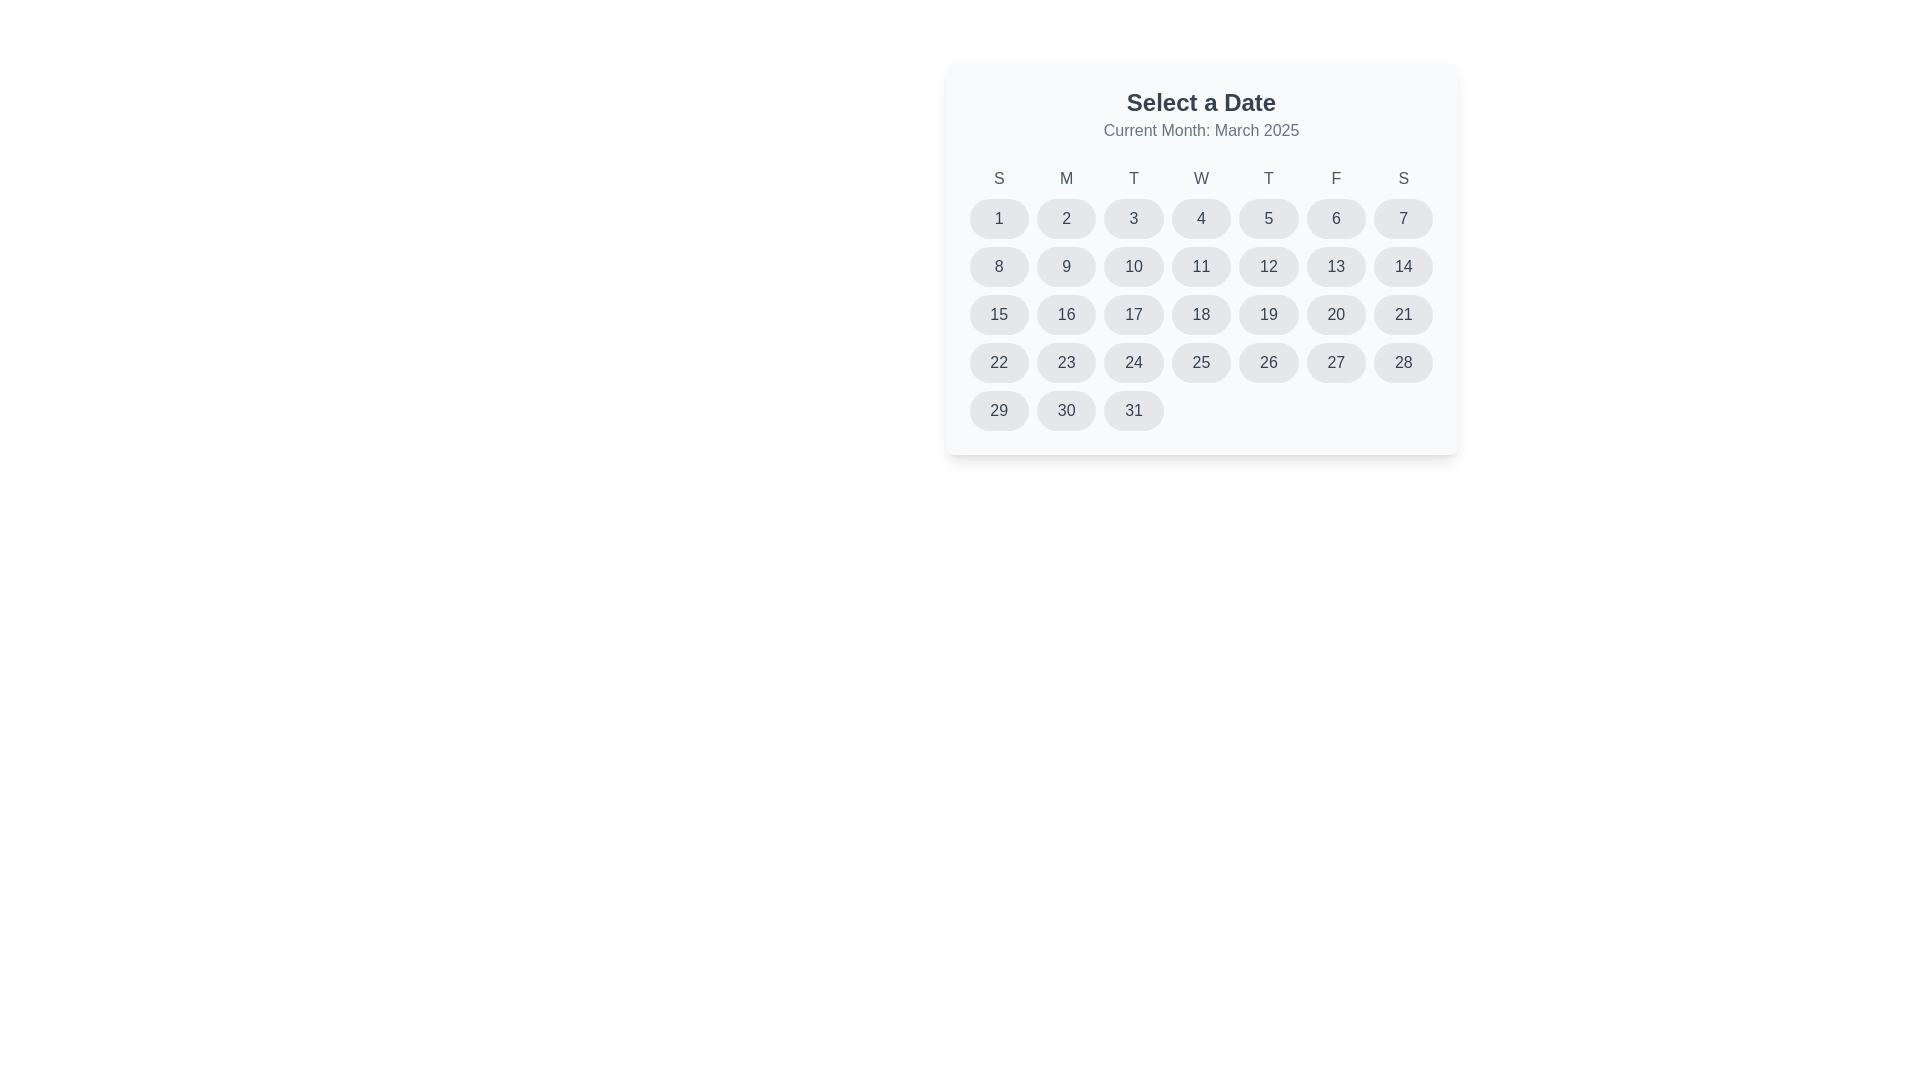 This screenshot has height=1080, width=1920. Describe the element at coordinates (1200, 257) in the screenshot. I see `a date cell within the Calendar view component` at that location.